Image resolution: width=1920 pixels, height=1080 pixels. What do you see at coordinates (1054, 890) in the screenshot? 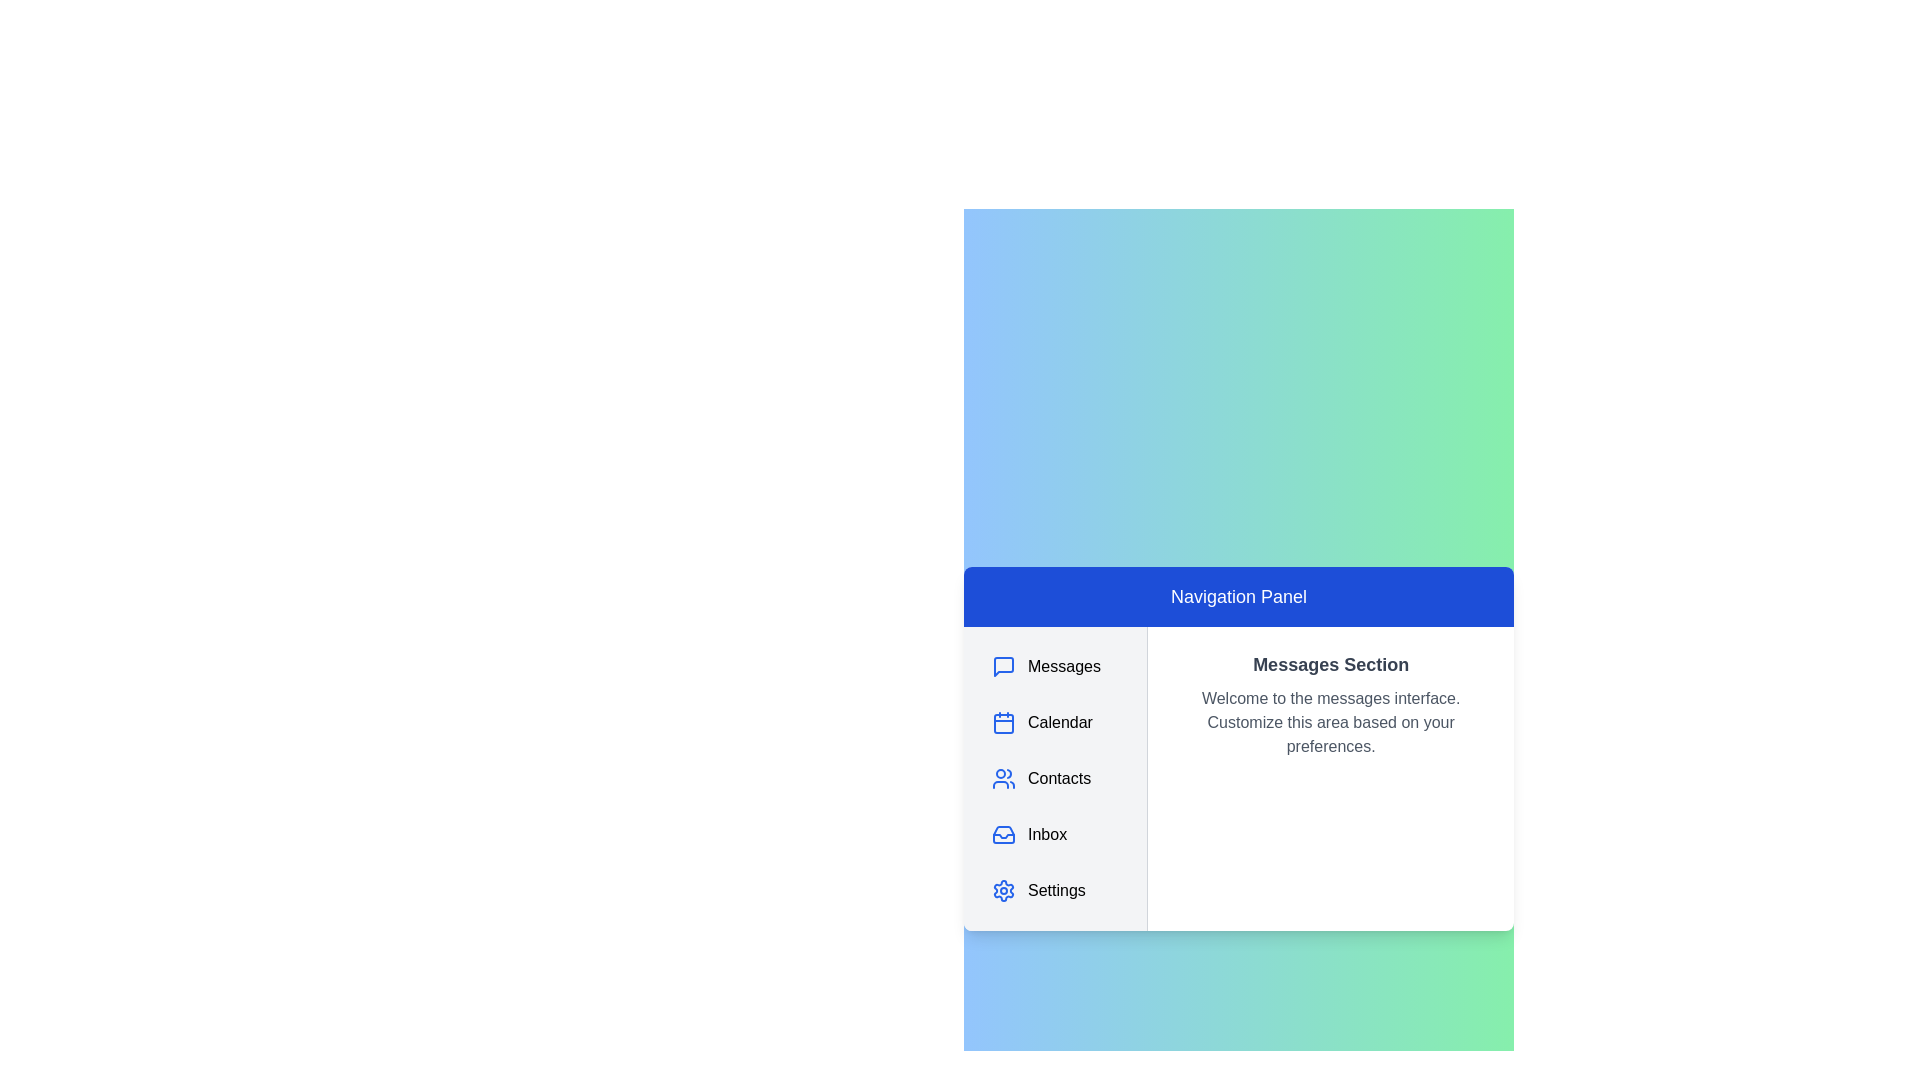
I see `the navigation item Settings to highlight it` at bounding box center [1054, 890].